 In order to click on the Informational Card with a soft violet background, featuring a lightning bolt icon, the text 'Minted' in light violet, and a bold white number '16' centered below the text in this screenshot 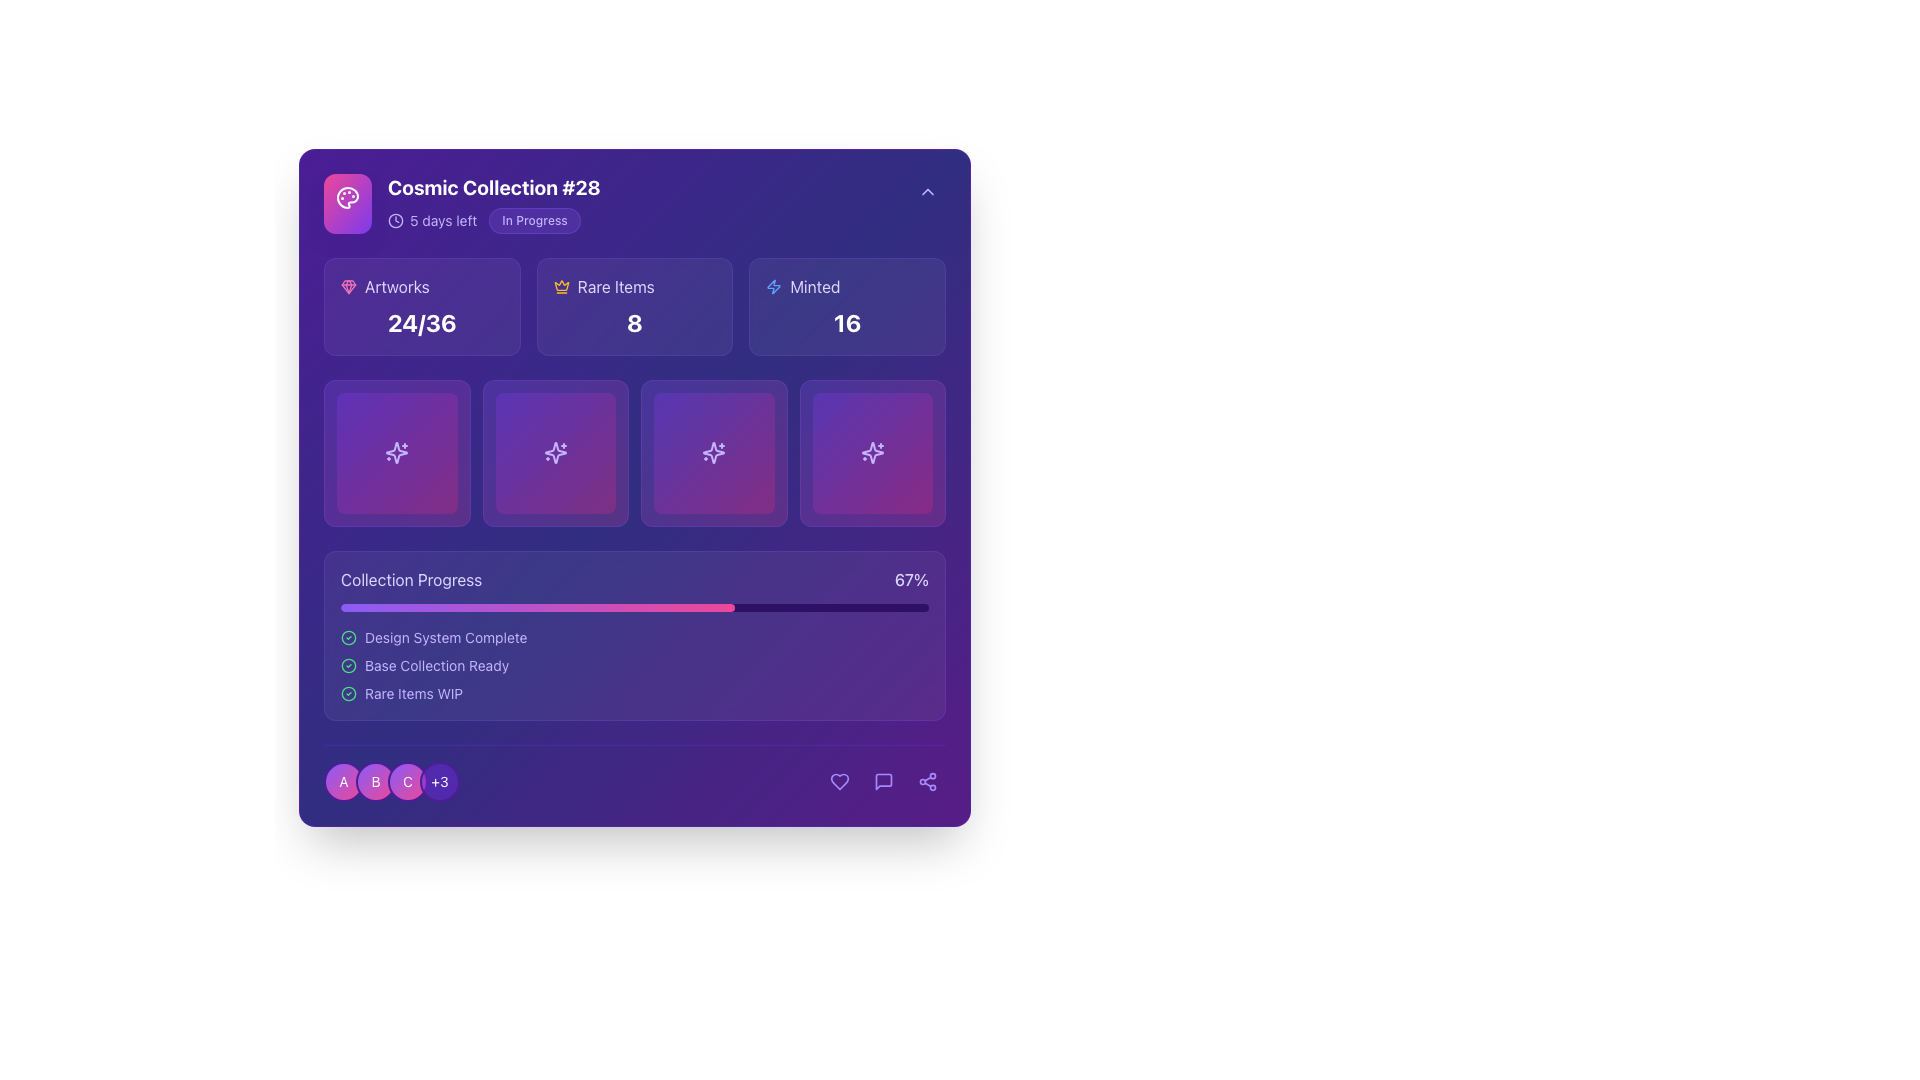, I will do `click(847, 307)`.